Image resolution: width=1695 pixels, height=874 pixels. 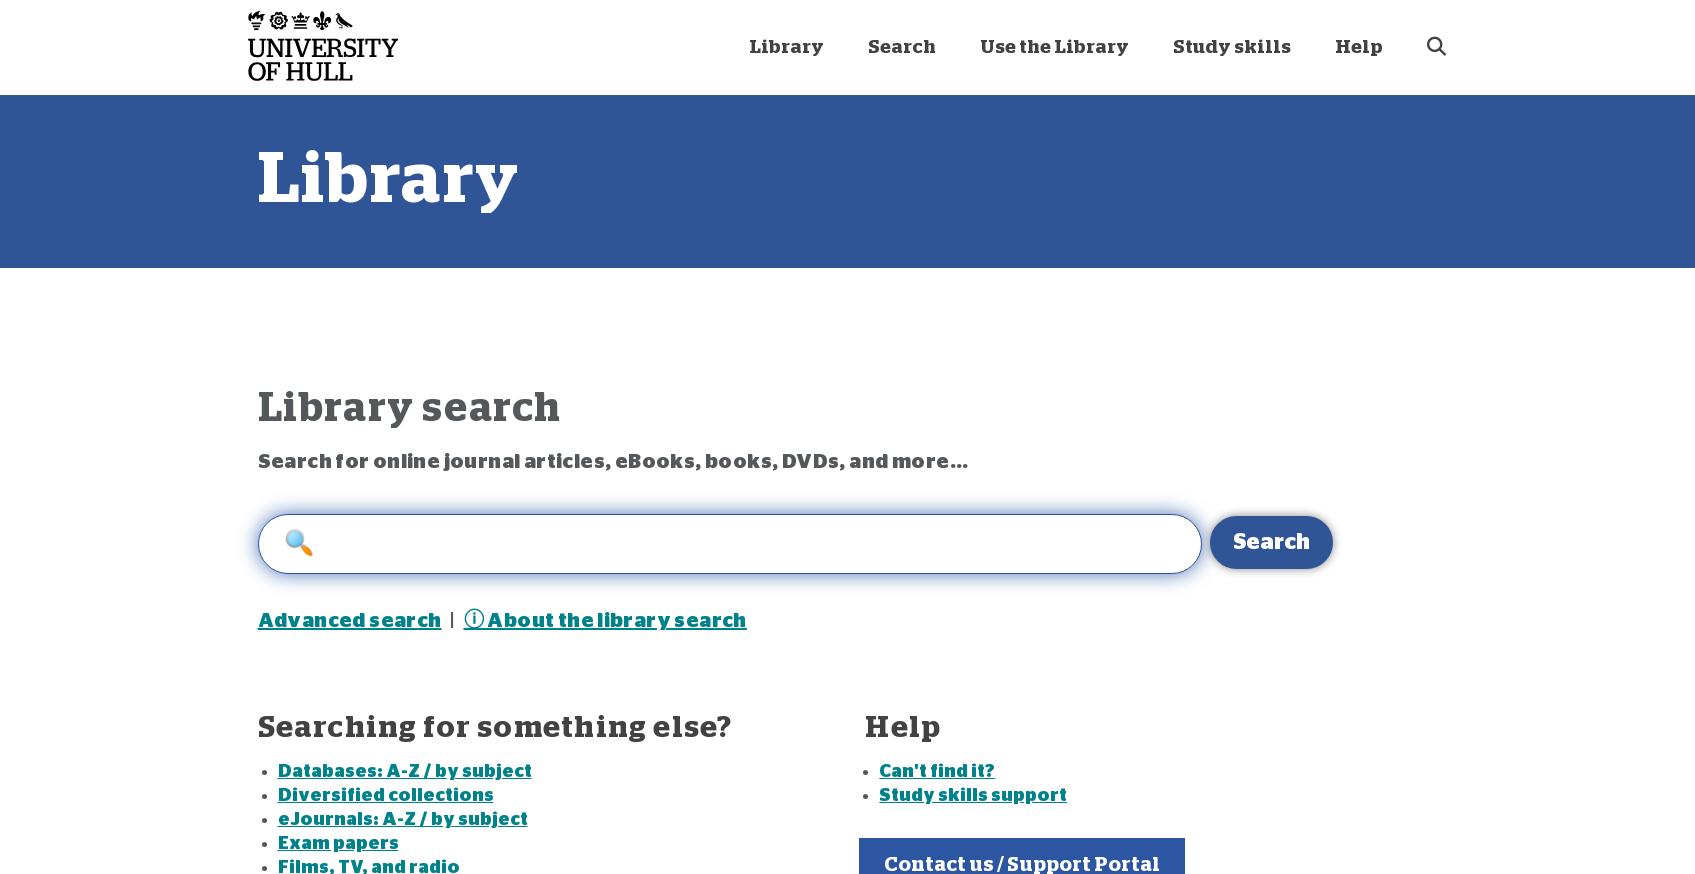 What do you see at coordinates (1055, 311) in the screenshot?
I see `'10:00 - 11:00 Saturday, 4th November 2023'` at bounding box center [1055, 311].